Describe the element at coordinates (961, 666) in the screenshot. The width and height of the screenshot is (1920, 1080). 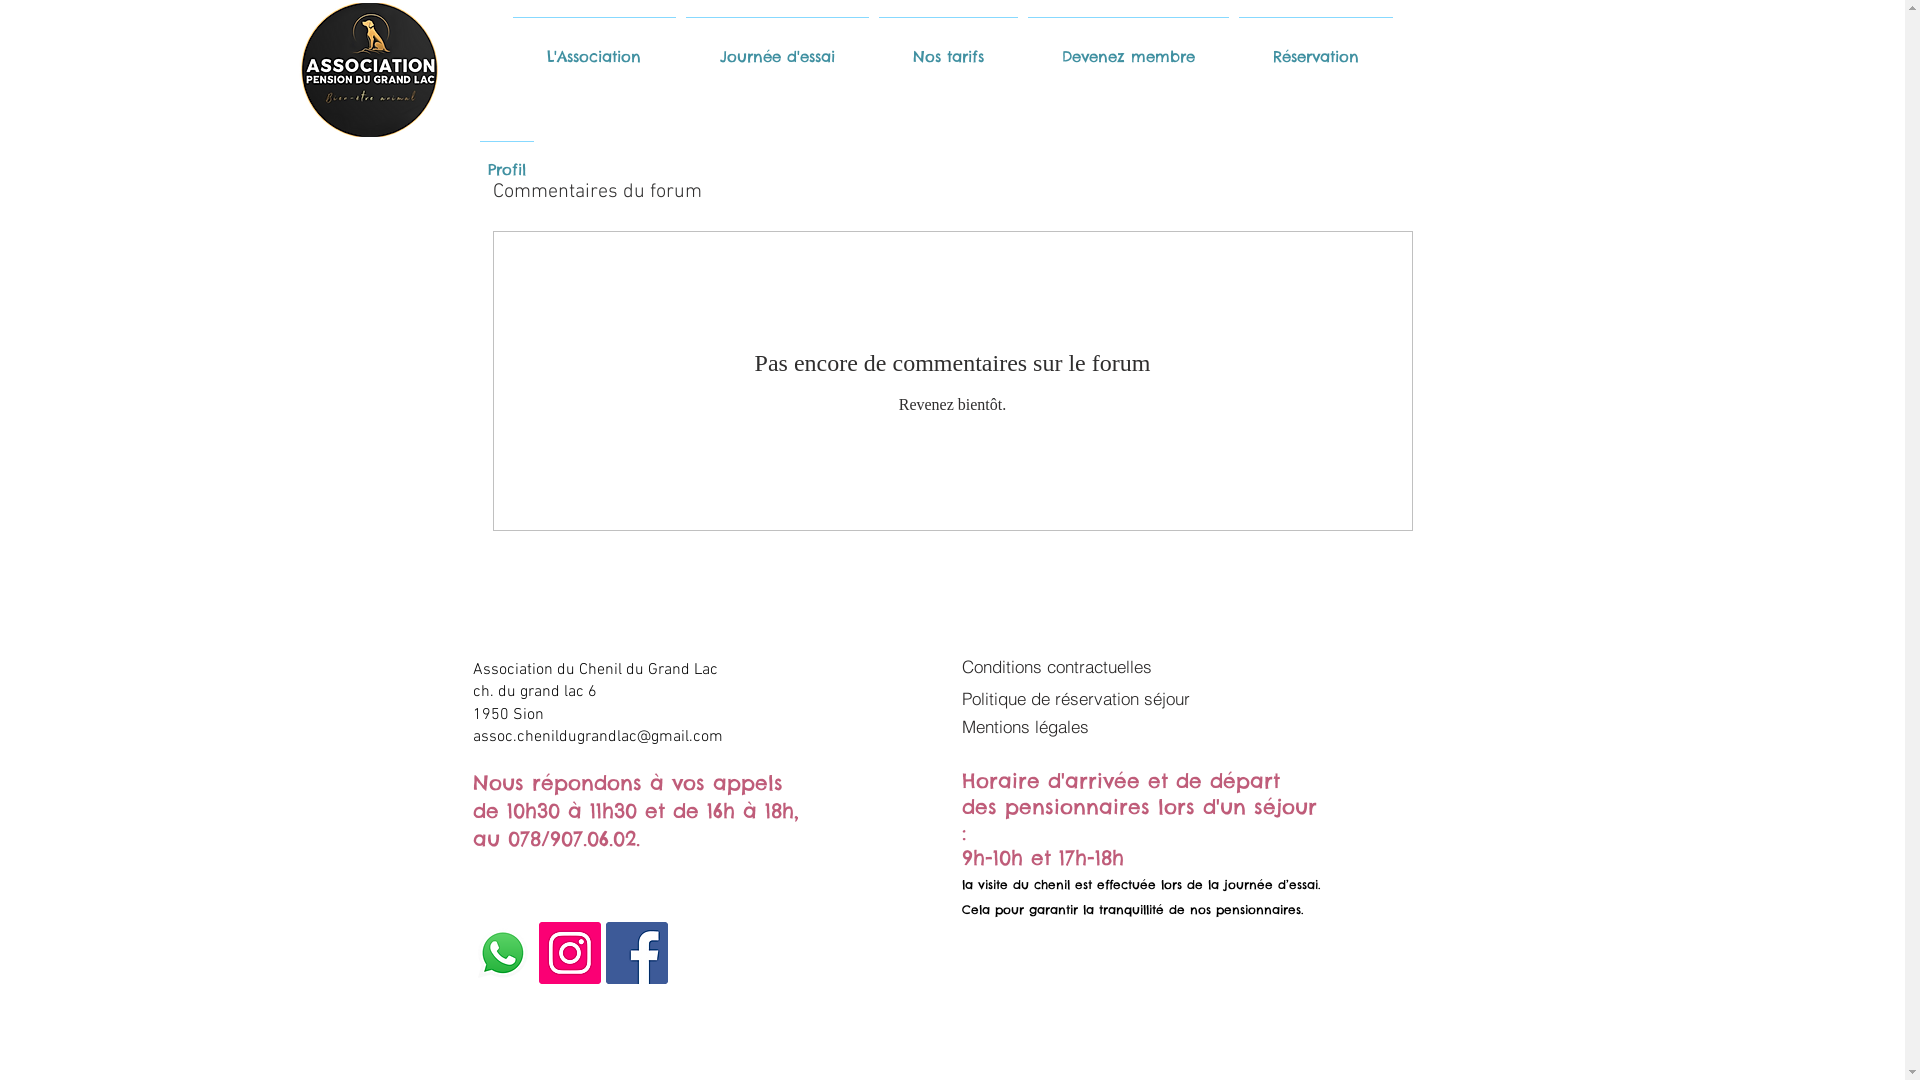
I see `'Conditions contractuelles'` at that location.